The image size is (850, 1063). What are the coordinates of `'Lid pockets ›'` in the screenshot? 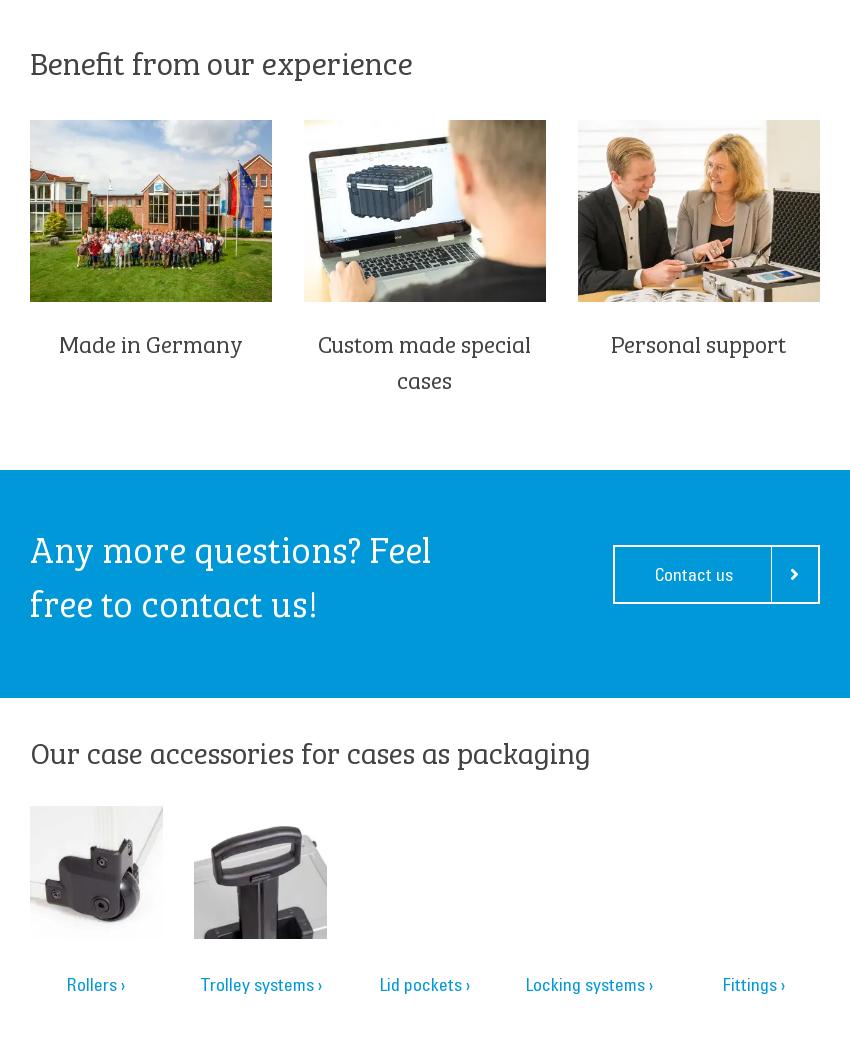 It's located at (423, 983).